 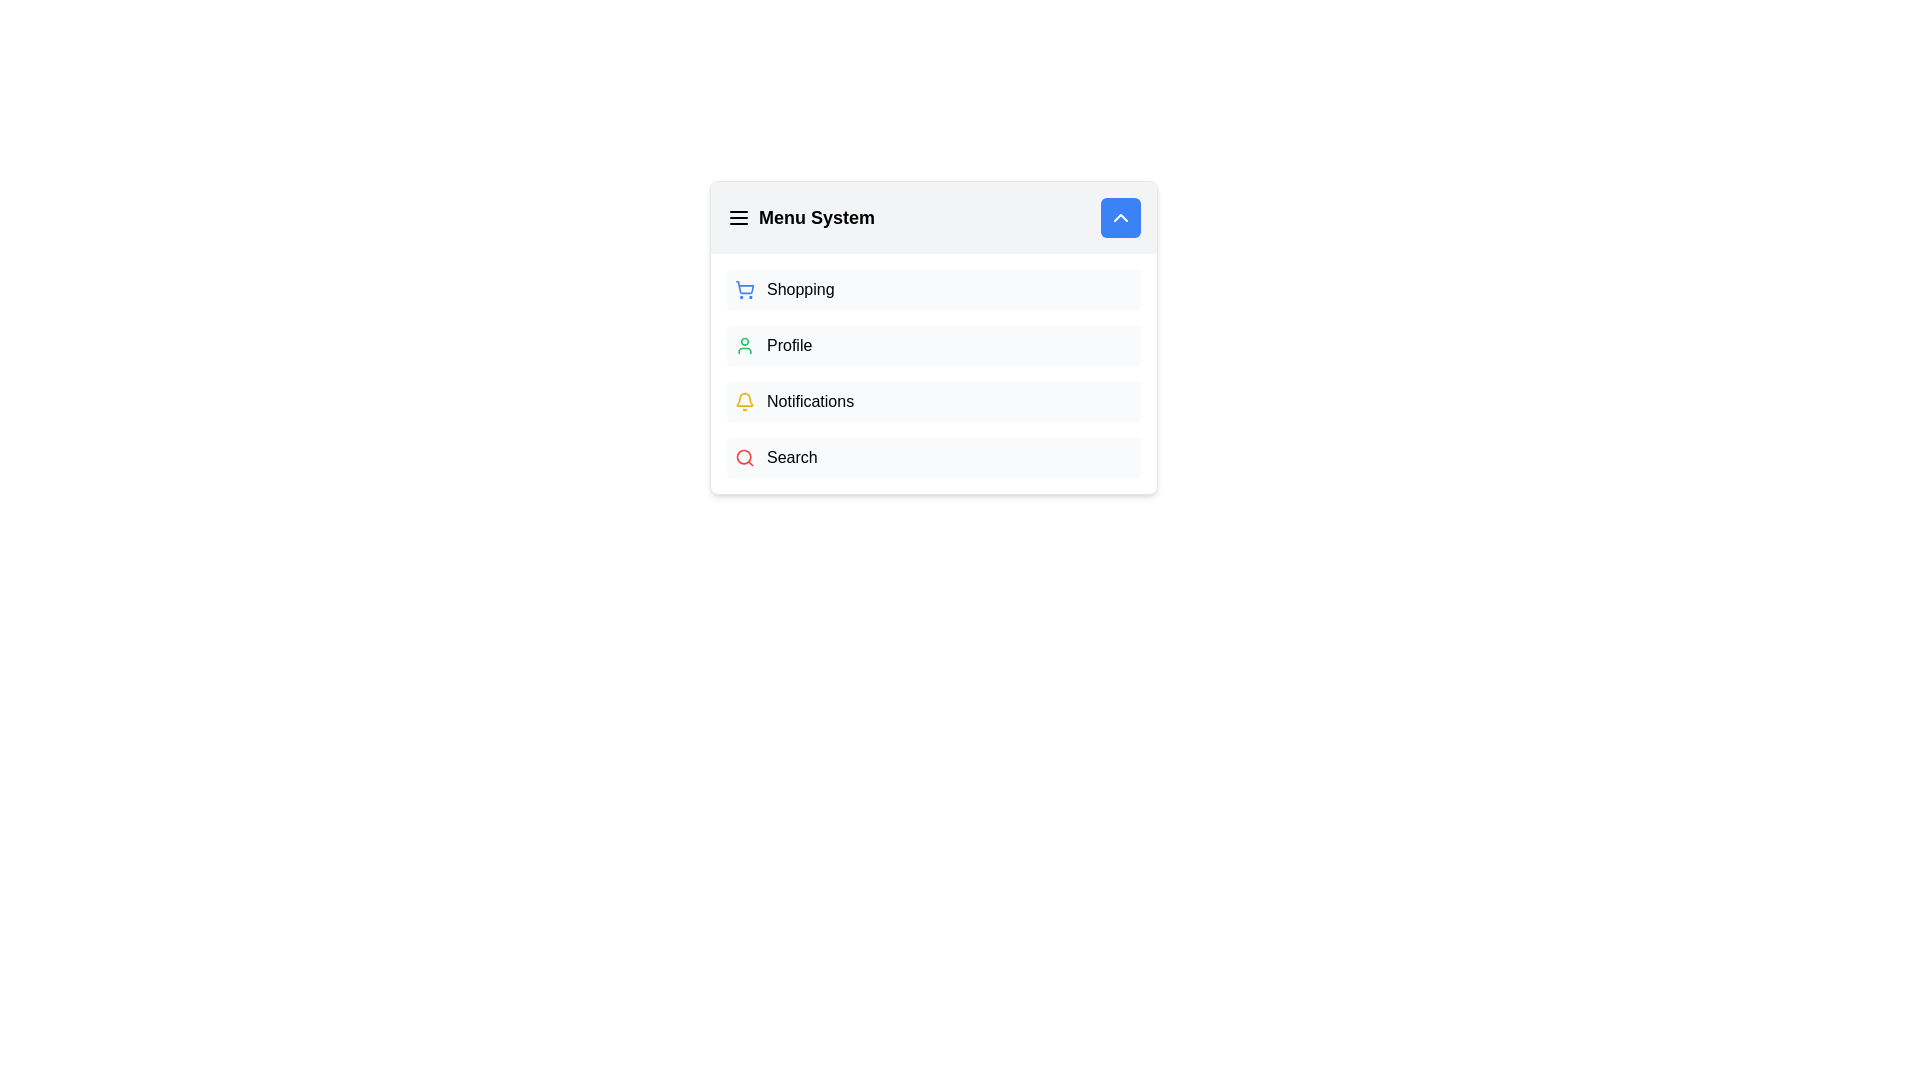 What do you see at coordinates (743, 401) in the screenshot?
I see `the yellow bell icon representing notifications, which is located to the left of the text 'Notifications' in the dropdown menu under 'Menu System.'` at bounding box center [743, 401].